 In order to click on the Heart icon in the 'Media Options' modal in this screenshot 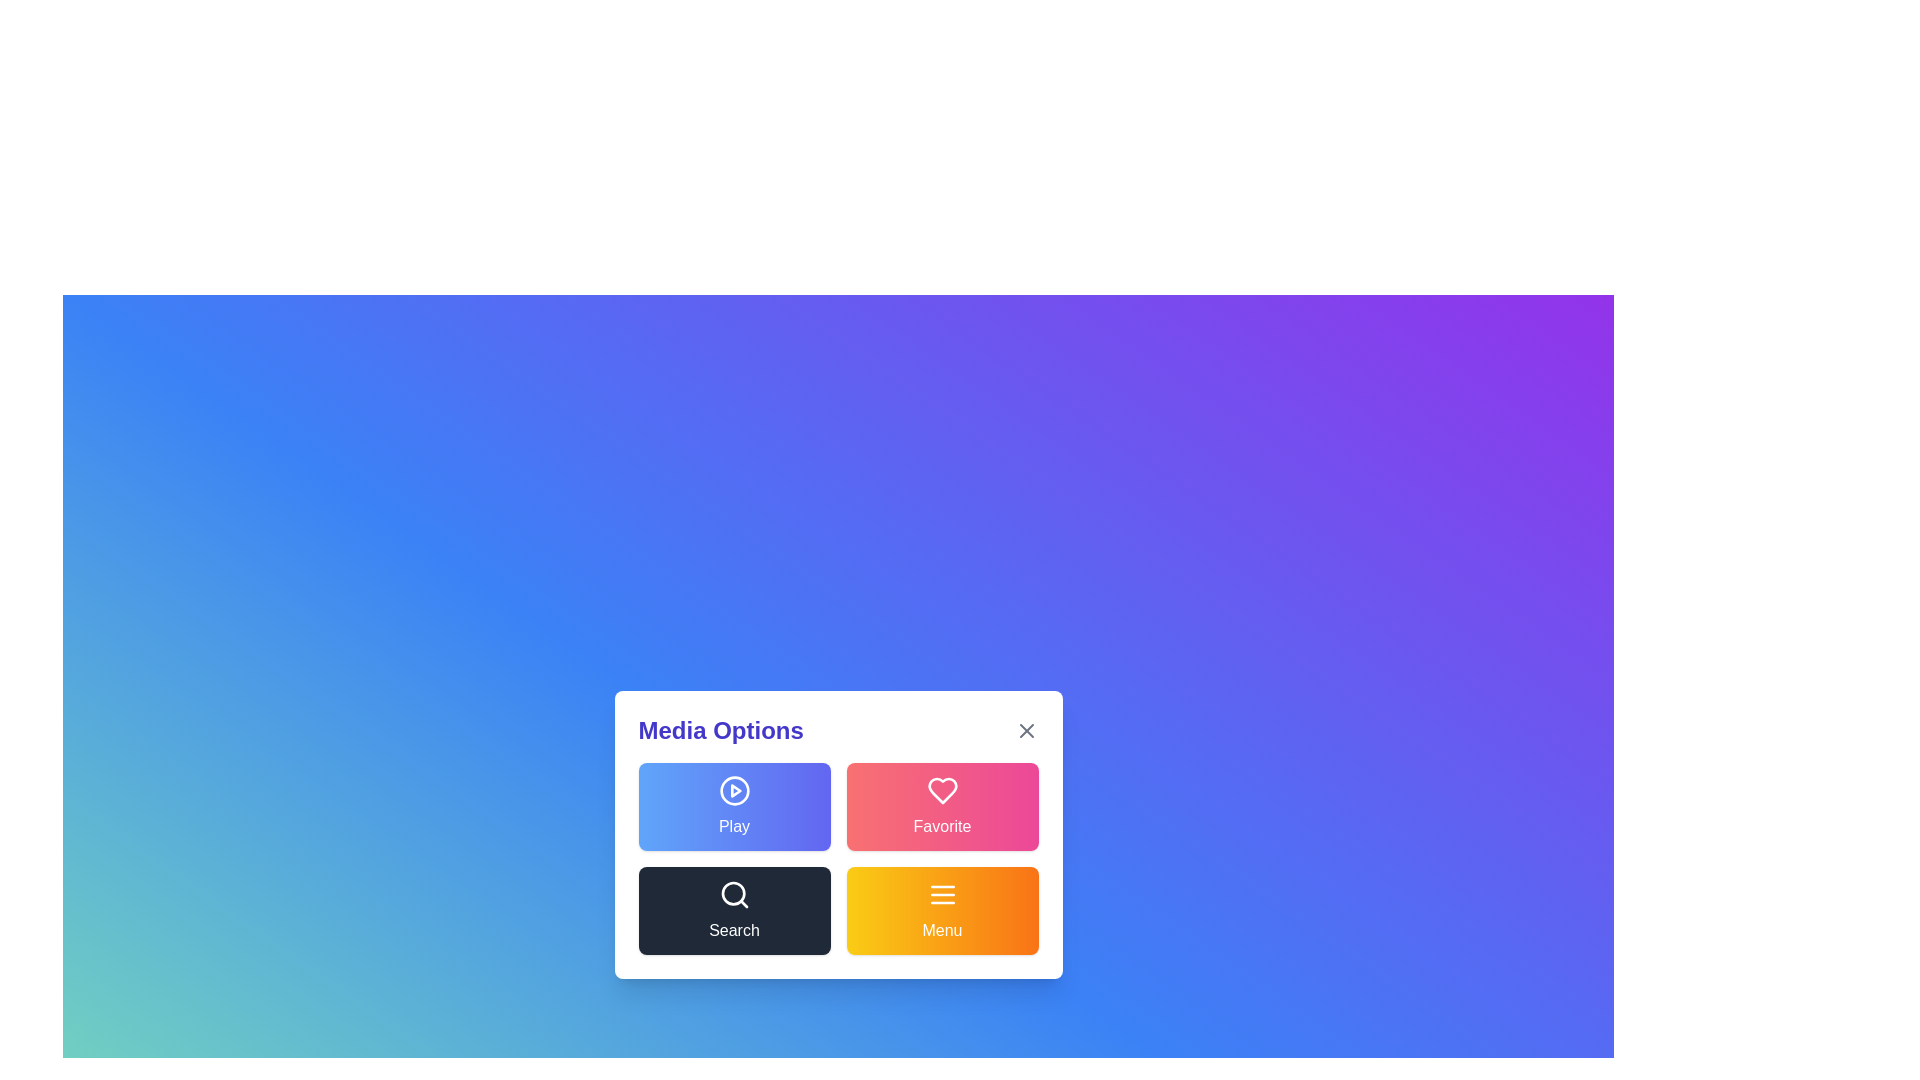, I will do `click(941, 789)`.